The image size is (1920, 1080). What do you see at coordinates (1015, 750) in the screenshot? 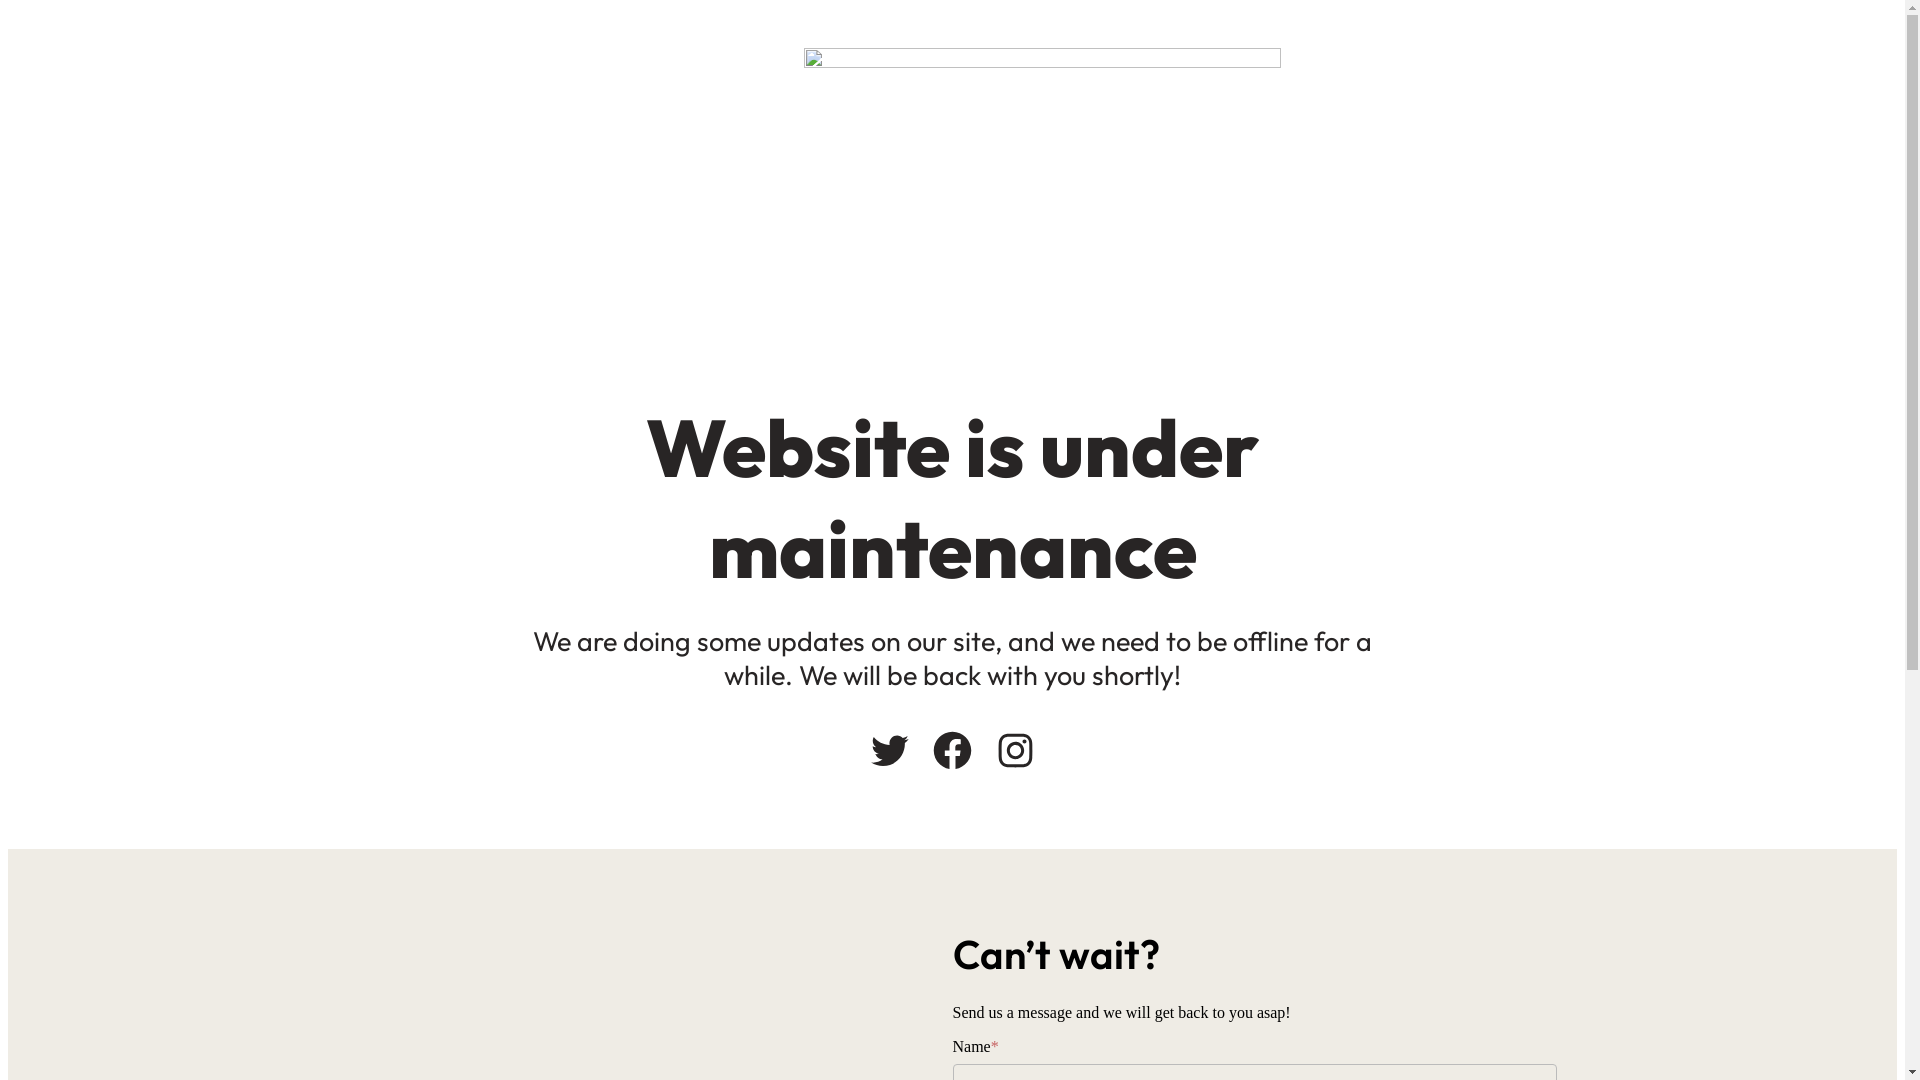
I see `'Instagram'` at bounding box center [1015, 750].